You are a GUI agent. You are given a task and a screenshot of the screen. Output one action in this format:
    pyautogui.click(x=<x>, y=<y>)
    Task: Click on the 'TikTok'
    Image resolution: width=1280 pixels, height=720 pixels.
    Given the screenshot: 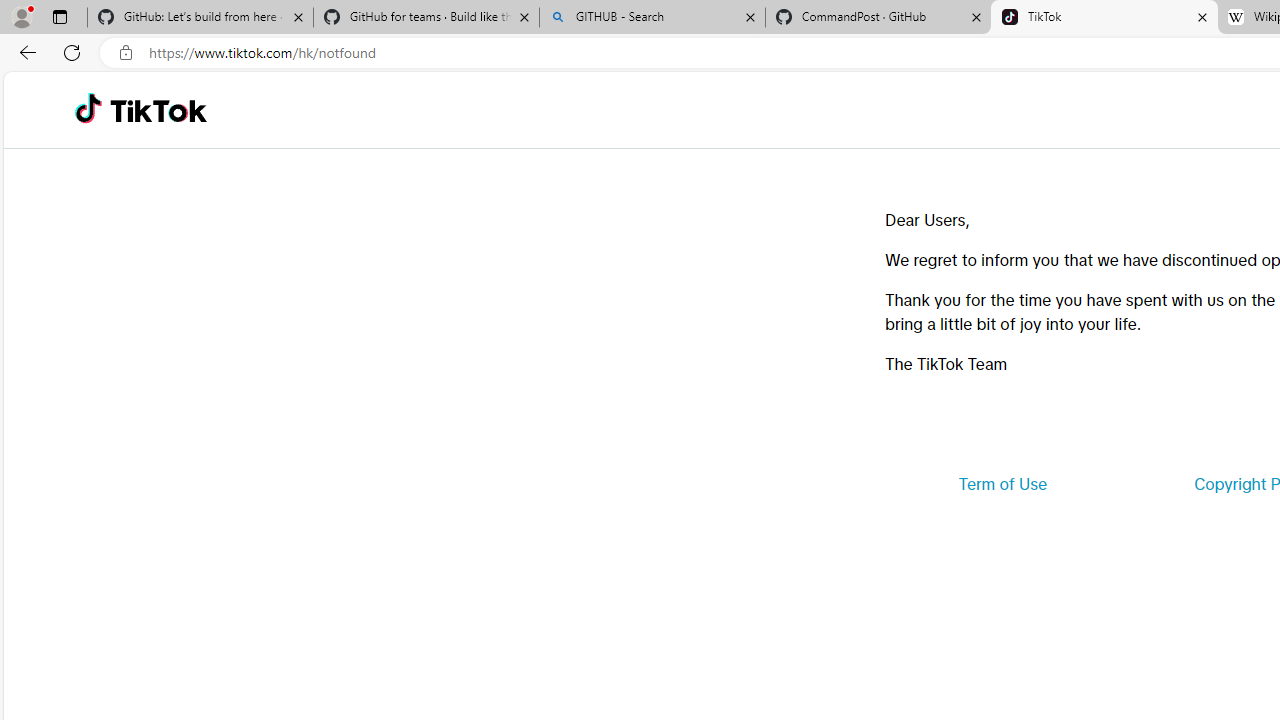 What is the action you would take?
    pyautogui.click(x=1103, y=17)
    